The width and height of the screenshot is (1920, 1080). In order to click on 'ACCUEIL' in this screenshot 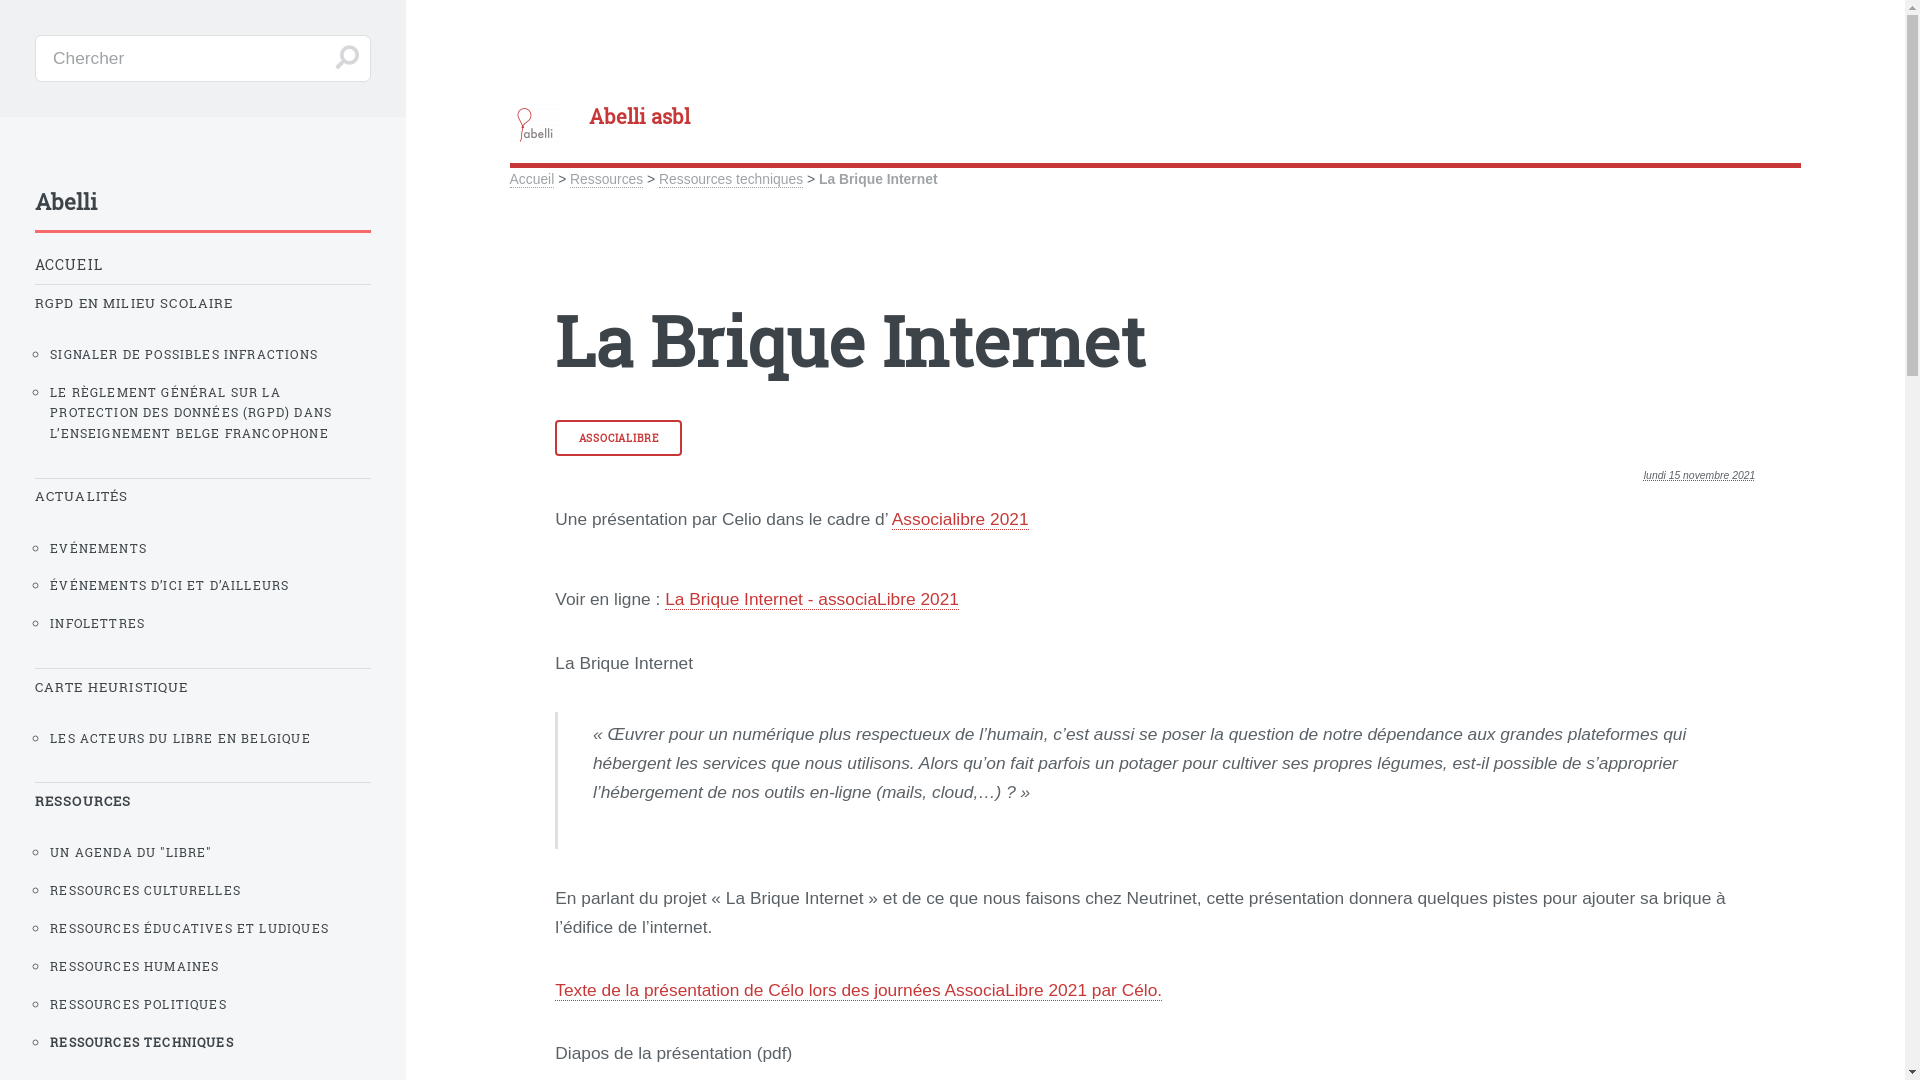, I will do `click(202, 263)`.